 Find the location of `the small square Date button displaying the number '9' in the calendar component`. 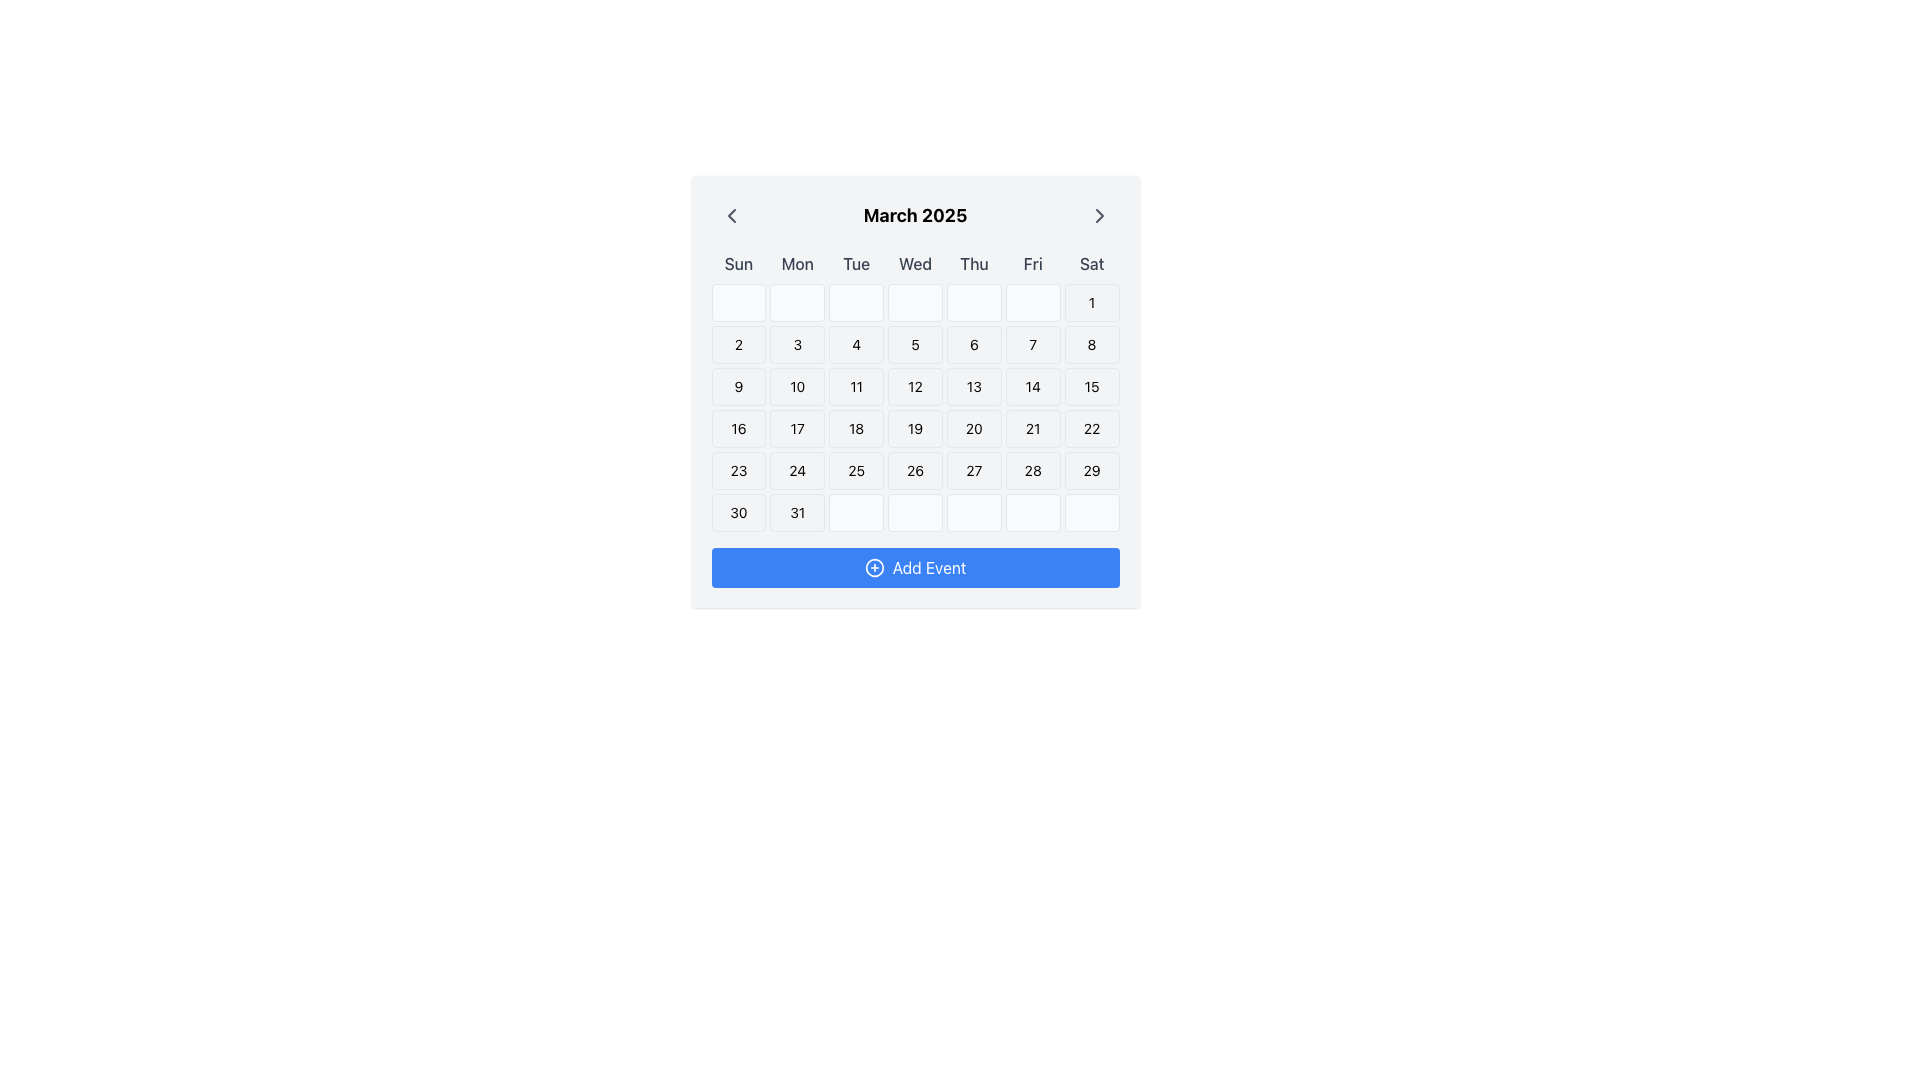

the small square Date button displaying the number '9' in the calendar component is located at coordinates (738, 386).